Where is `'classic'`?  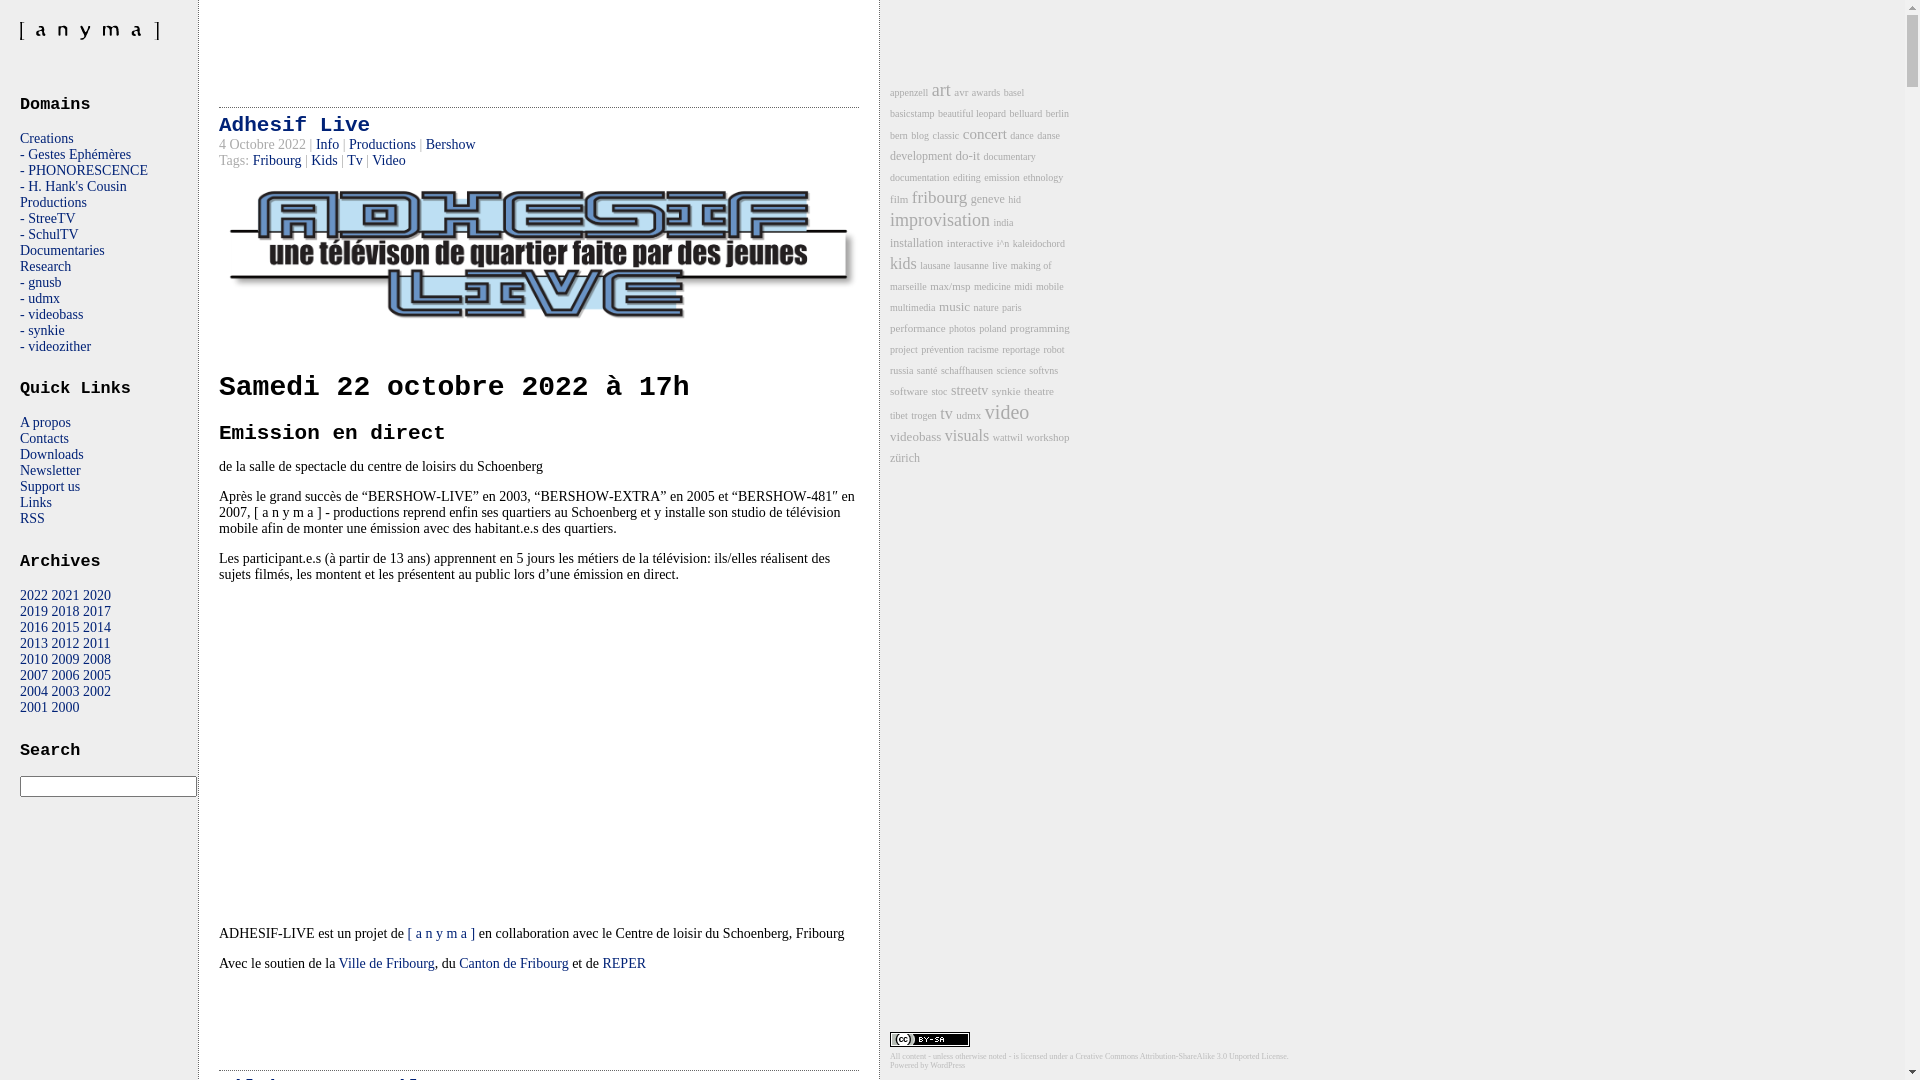 'classic' is located at coordinates (945, 135).